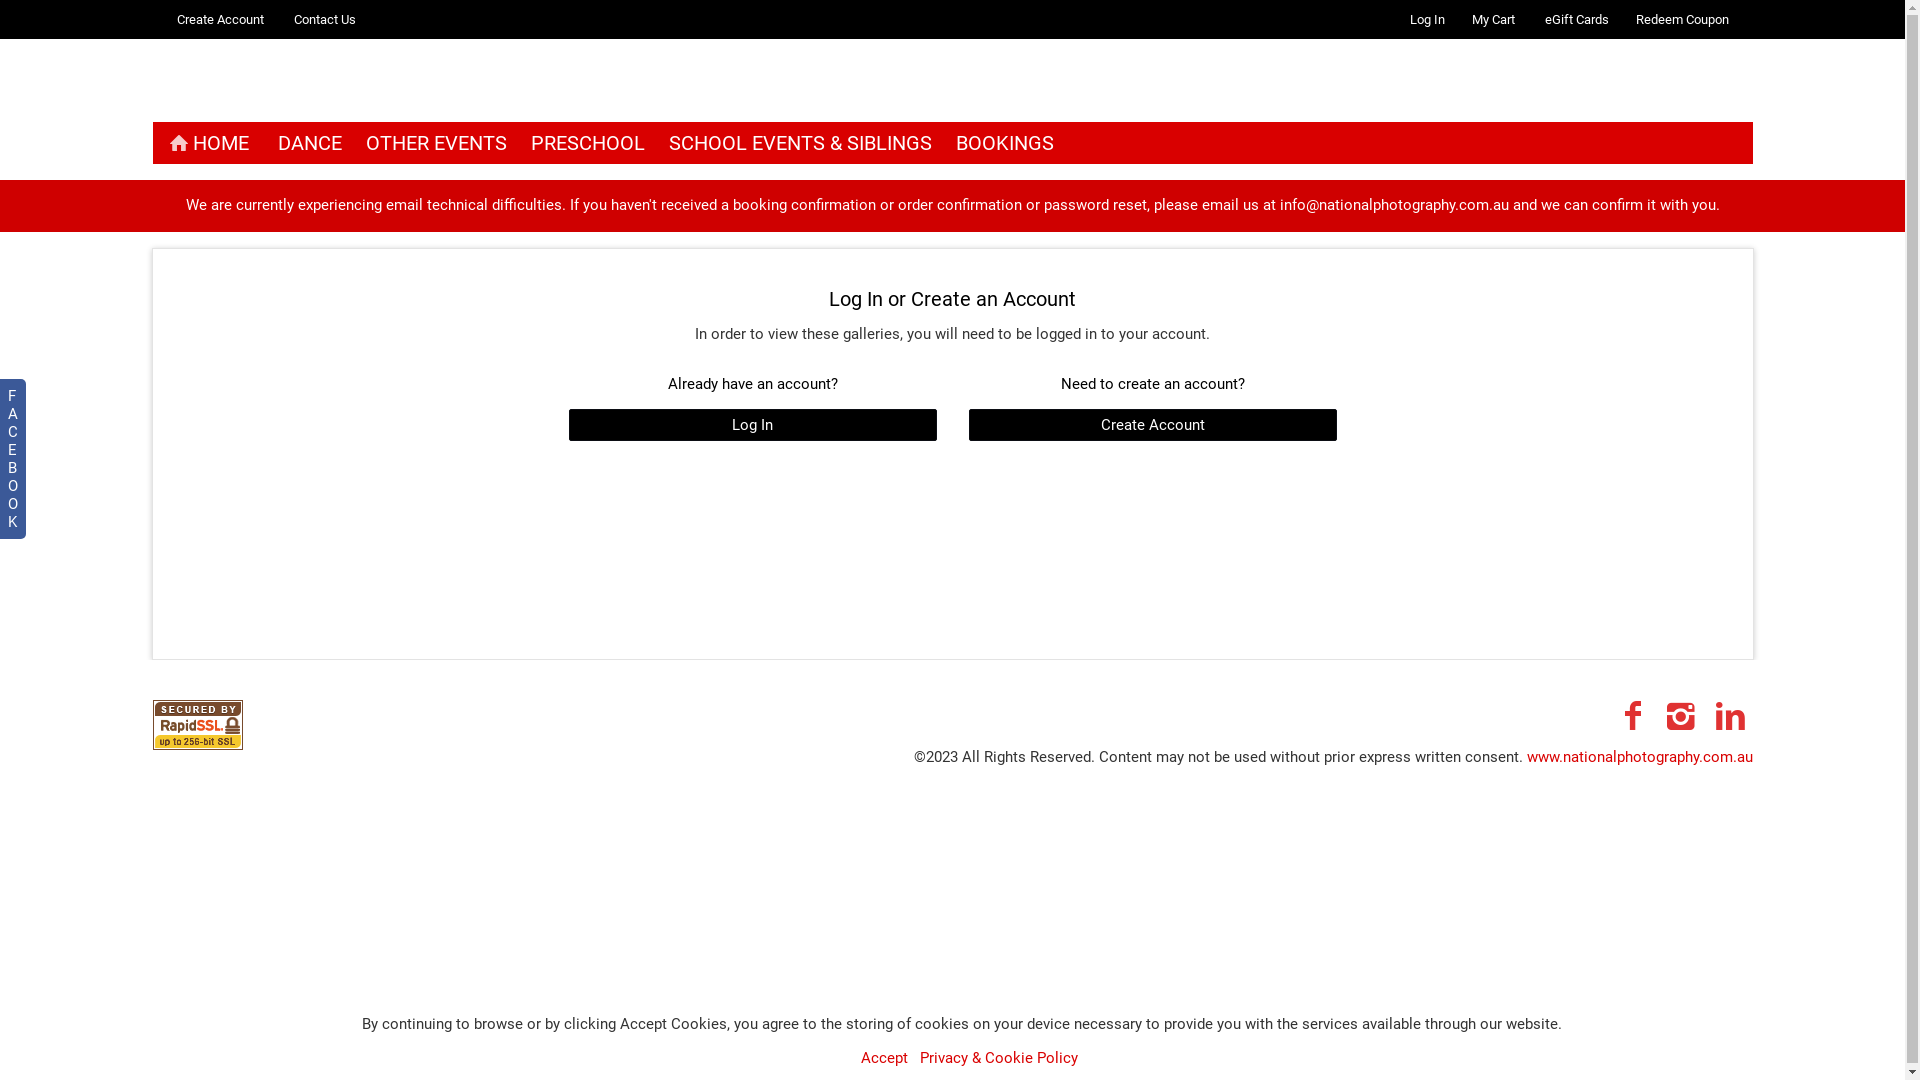 Image resolution: width=1920 pixels, height=1080 pixels. Describe the element at coordinates (1707, 715) in the screenshot. I see `'LinkedIn'` at that location.